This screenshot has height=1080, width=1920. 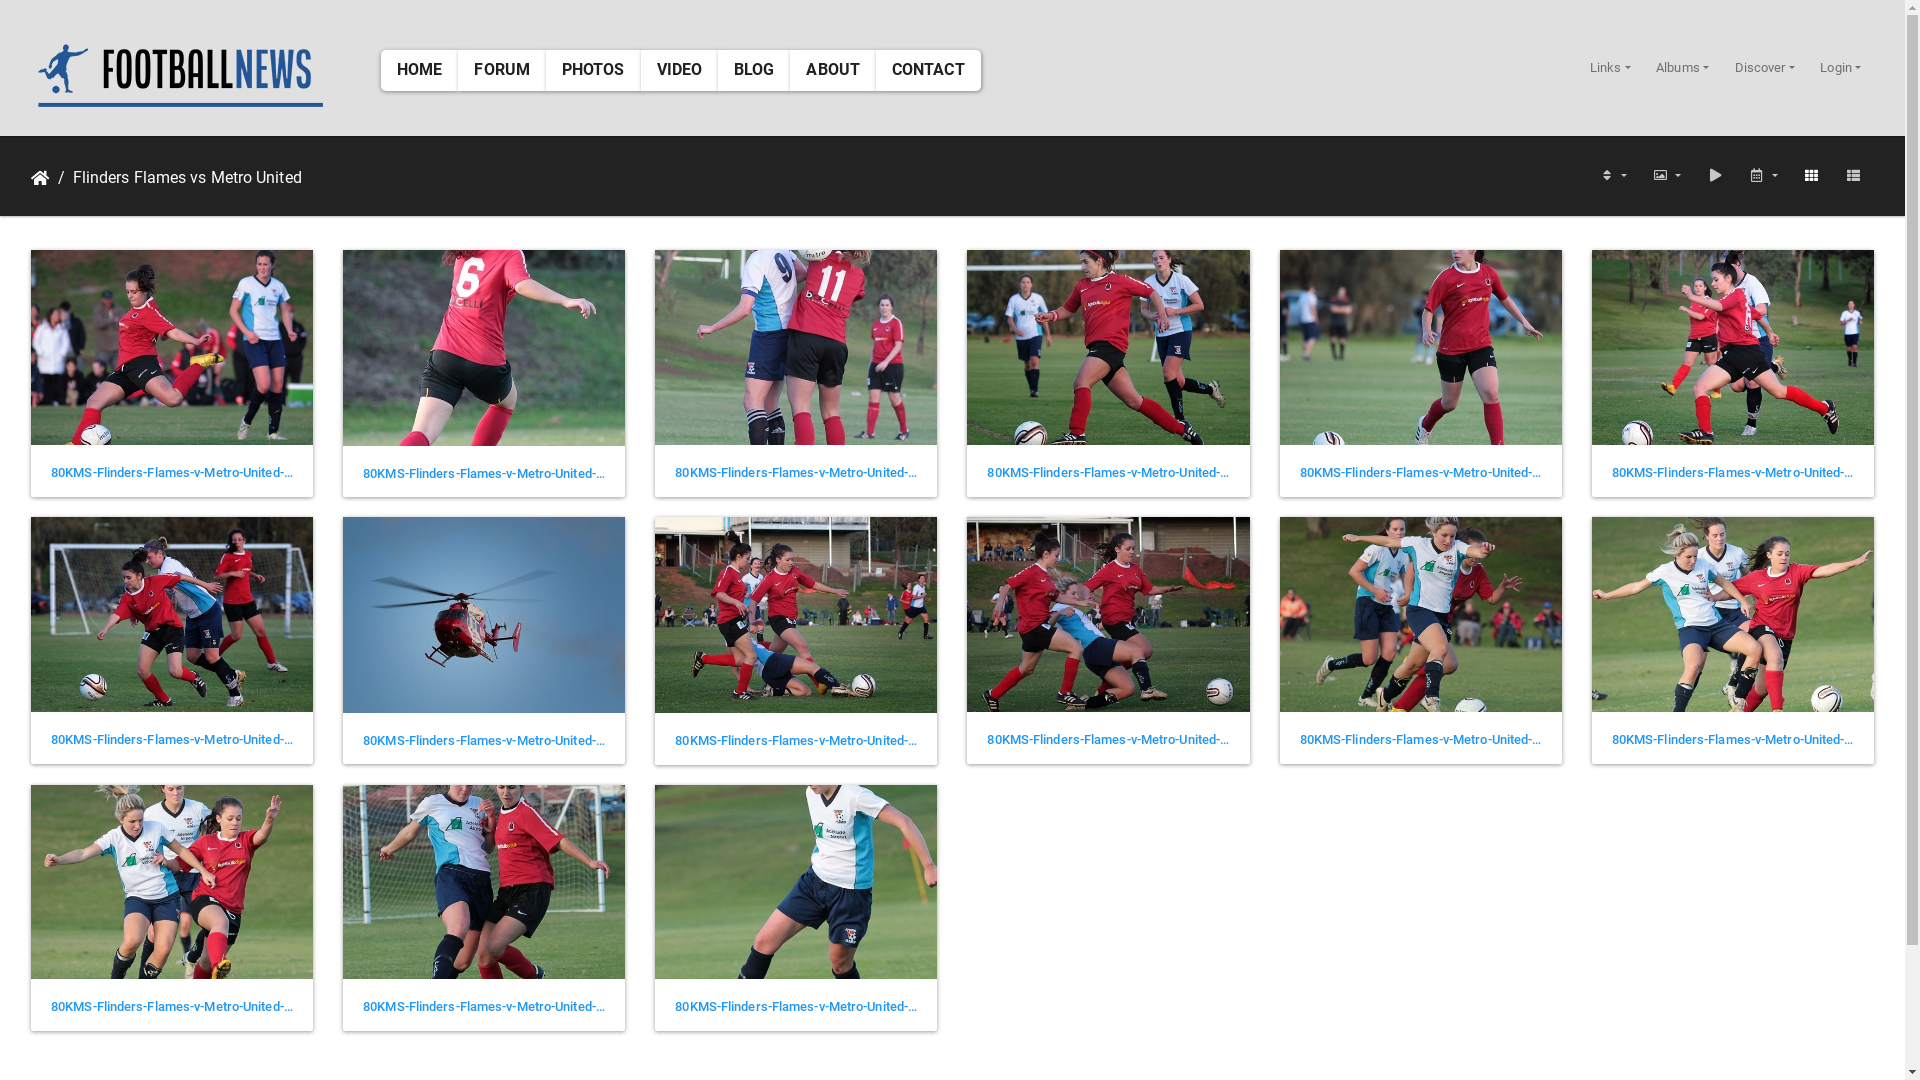 I want to click on 'HOME', so click(x=418, y=68).